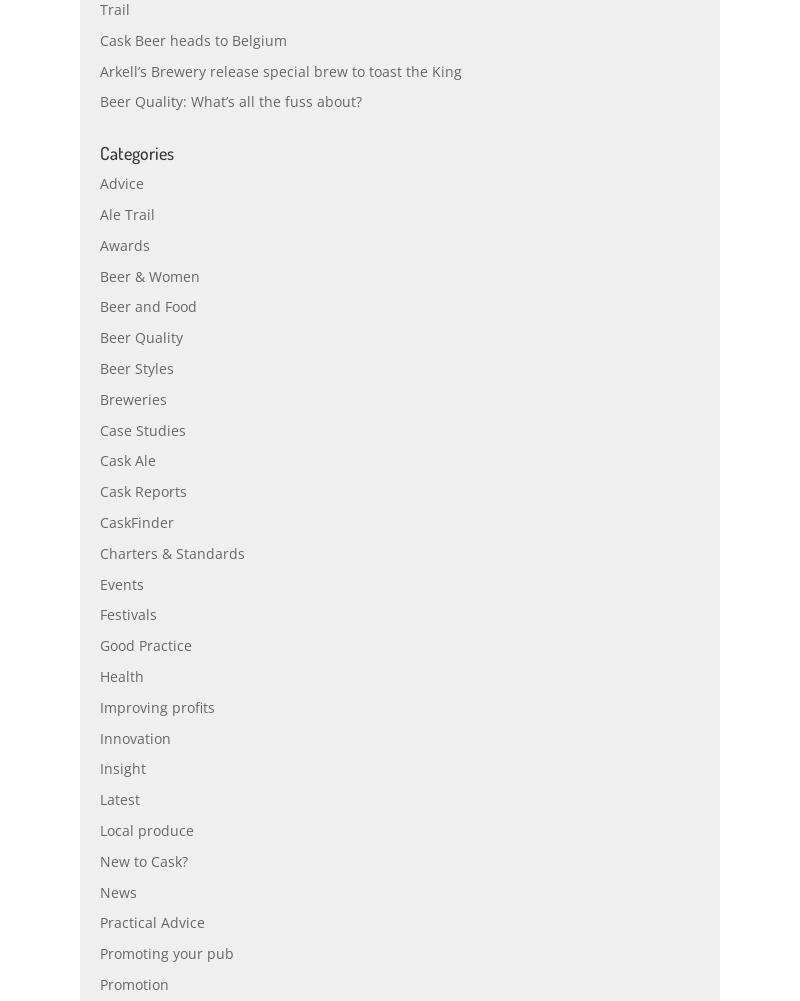 The width and height of the screenshot is (800, 1001). I want to click on 'New to Cask?', so click(144, 905).